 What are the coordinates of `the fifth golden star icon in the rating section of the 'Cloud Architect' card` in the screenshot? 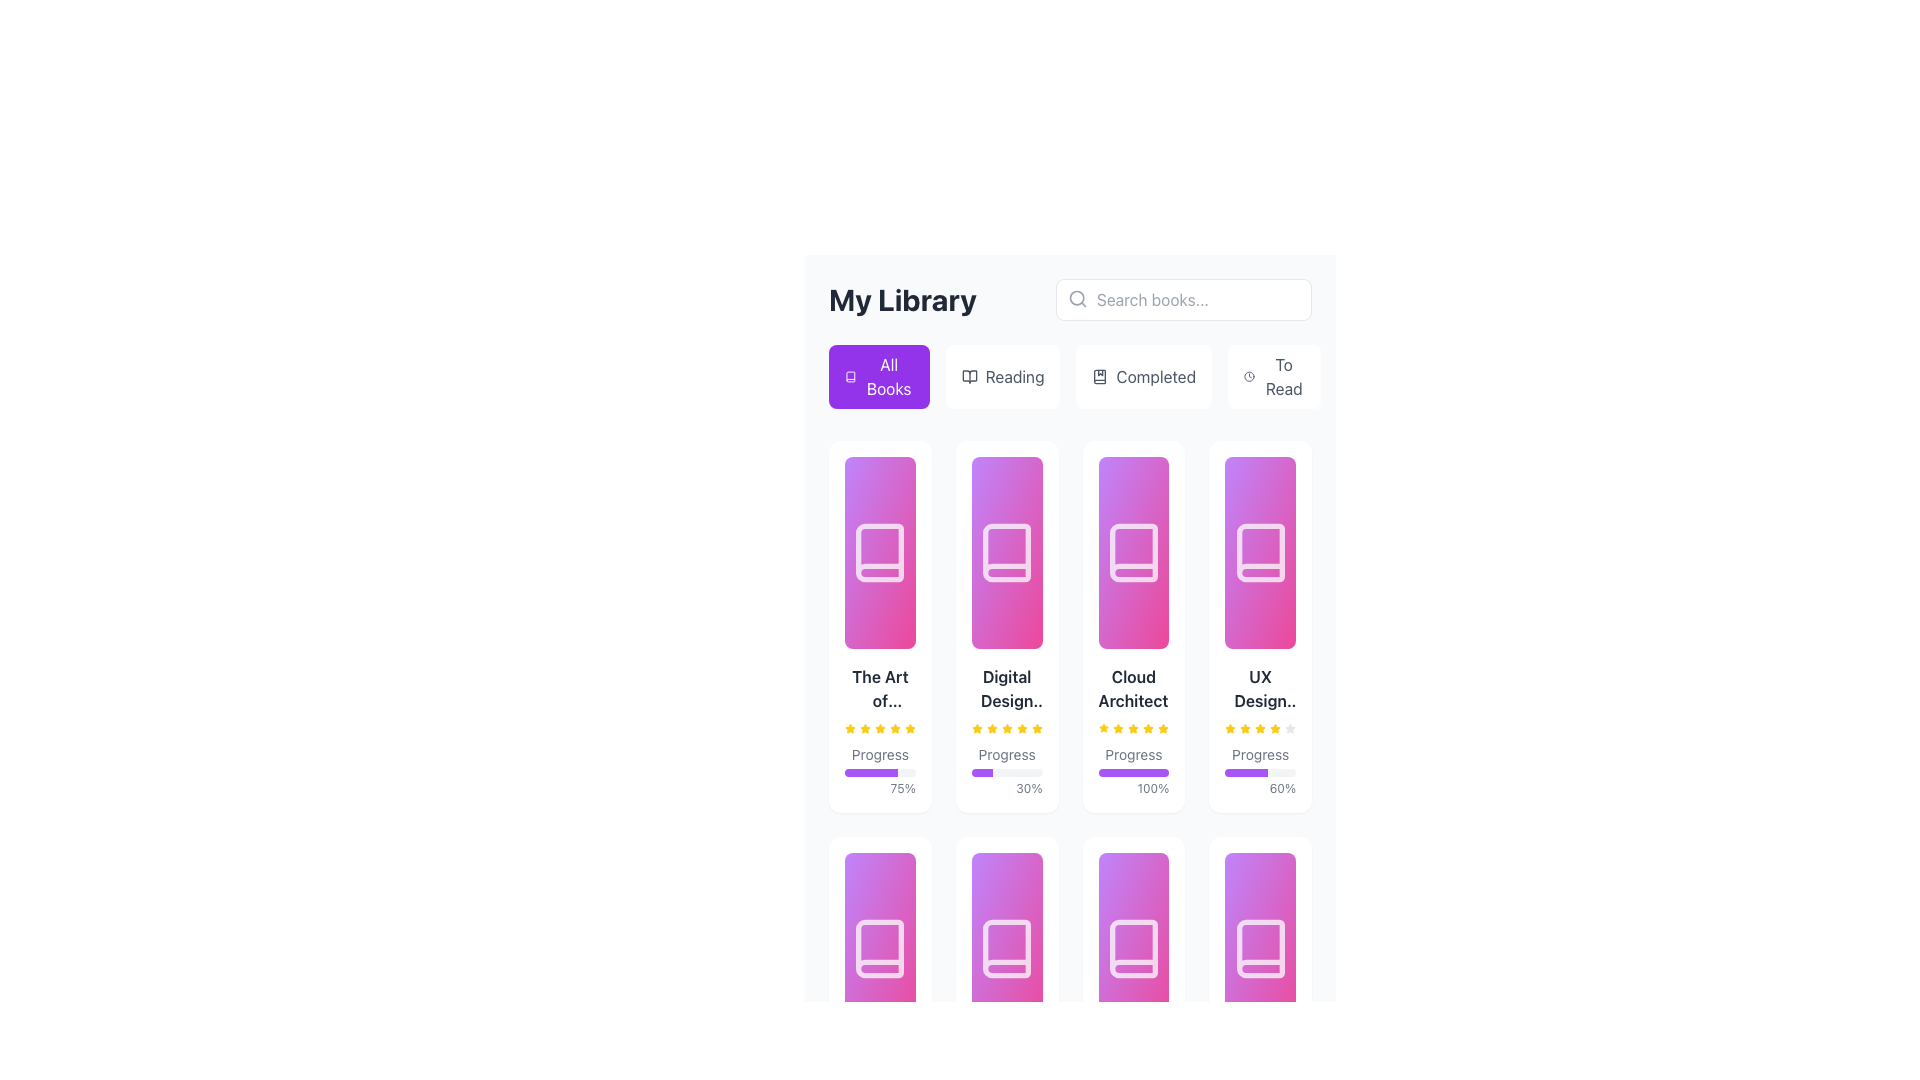 It's located at (1163, 729).